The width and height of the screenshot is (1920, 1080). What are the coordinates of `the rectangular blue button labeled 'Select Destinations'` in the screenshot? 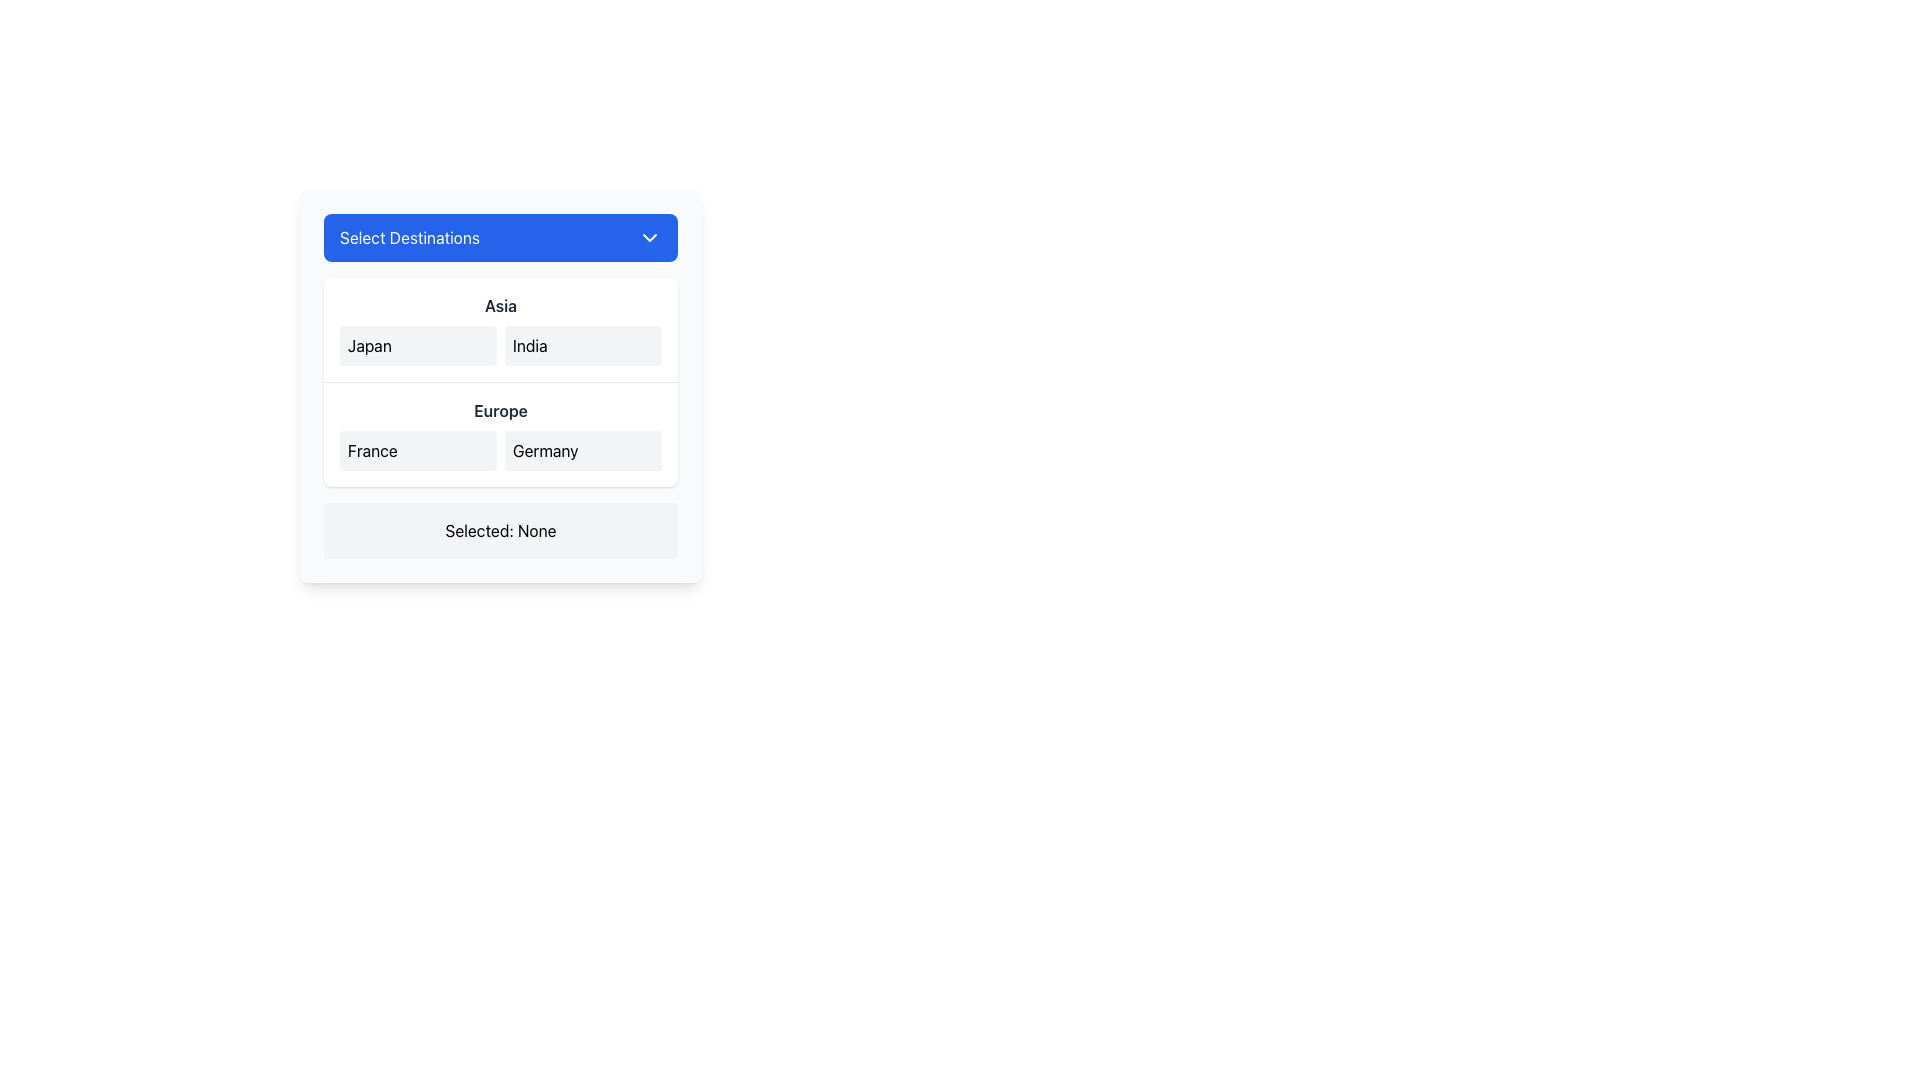 It's located at (500, 237).